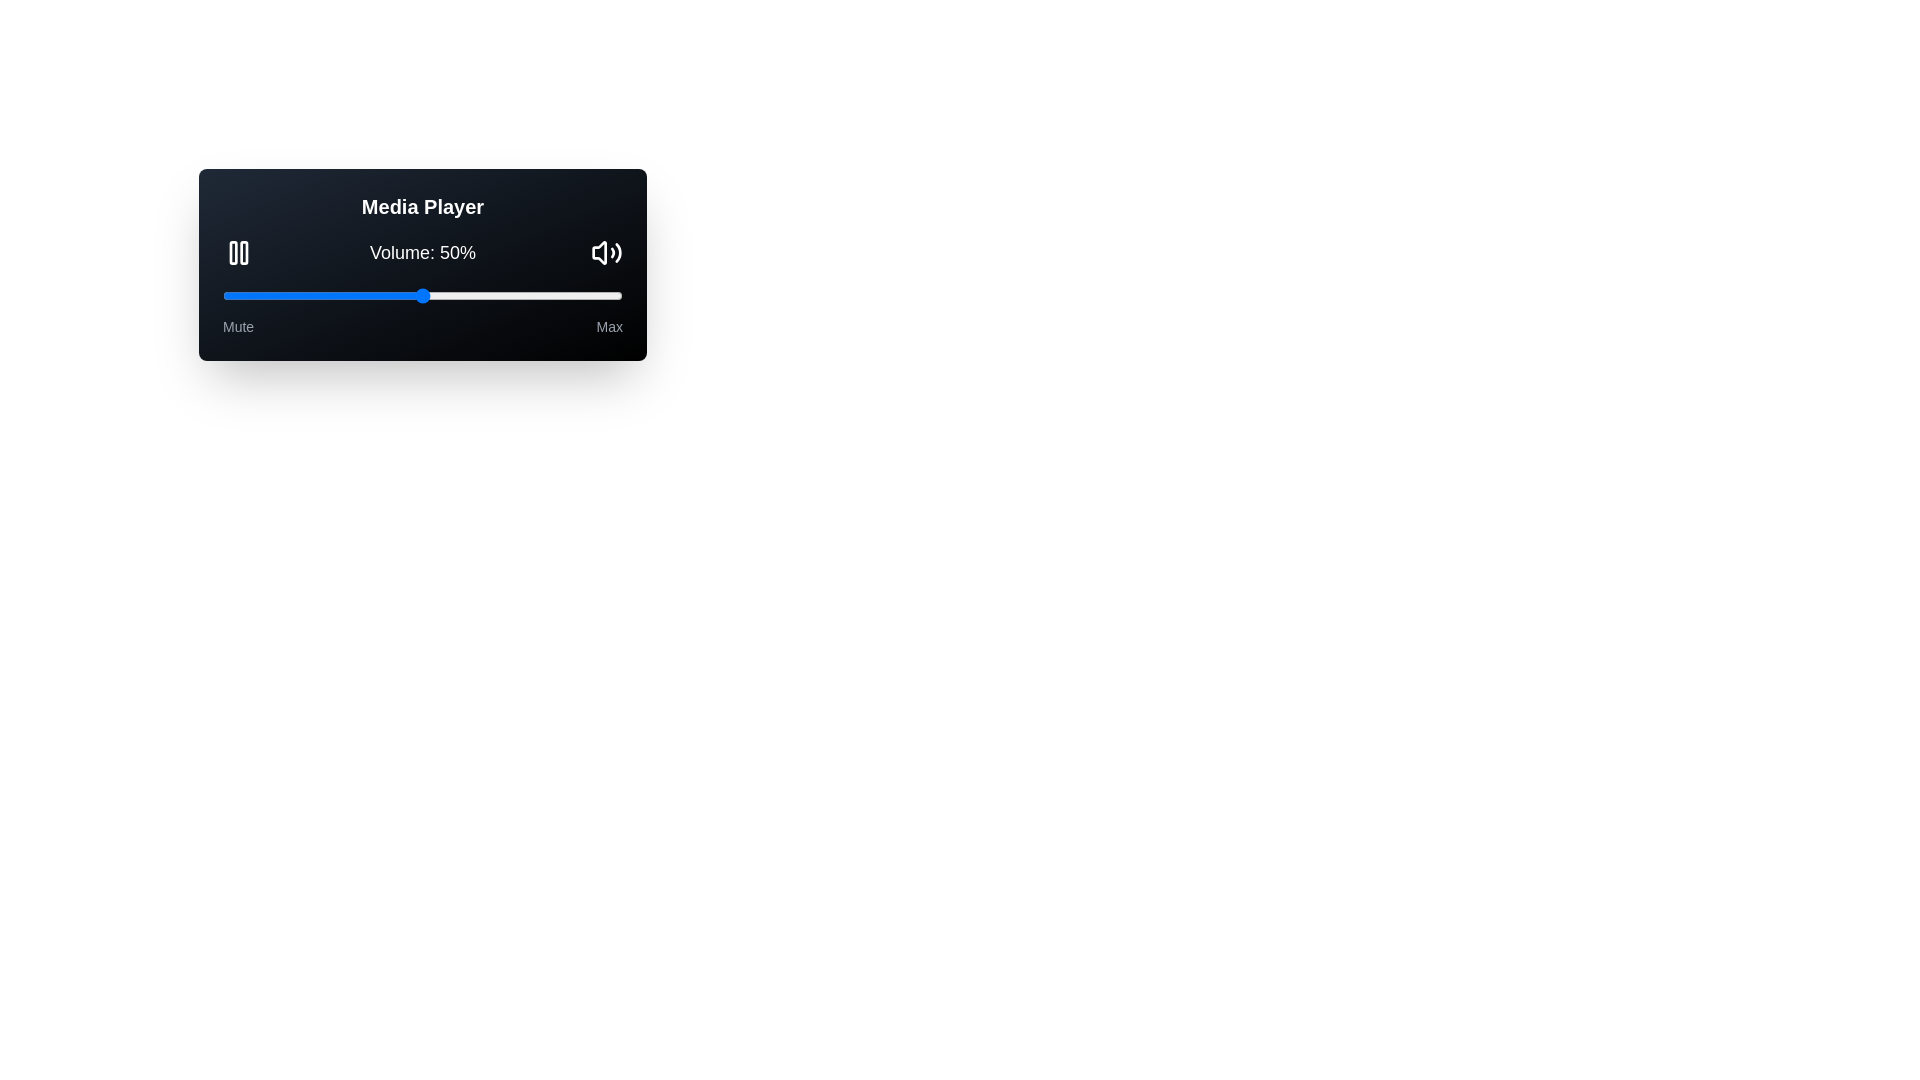 The image size is (1920, 1080). What do you see at coordinates (618, 296) in the screenshot?
I see `the volume by setting the slider to 99%` at bounding box center [618, 296].